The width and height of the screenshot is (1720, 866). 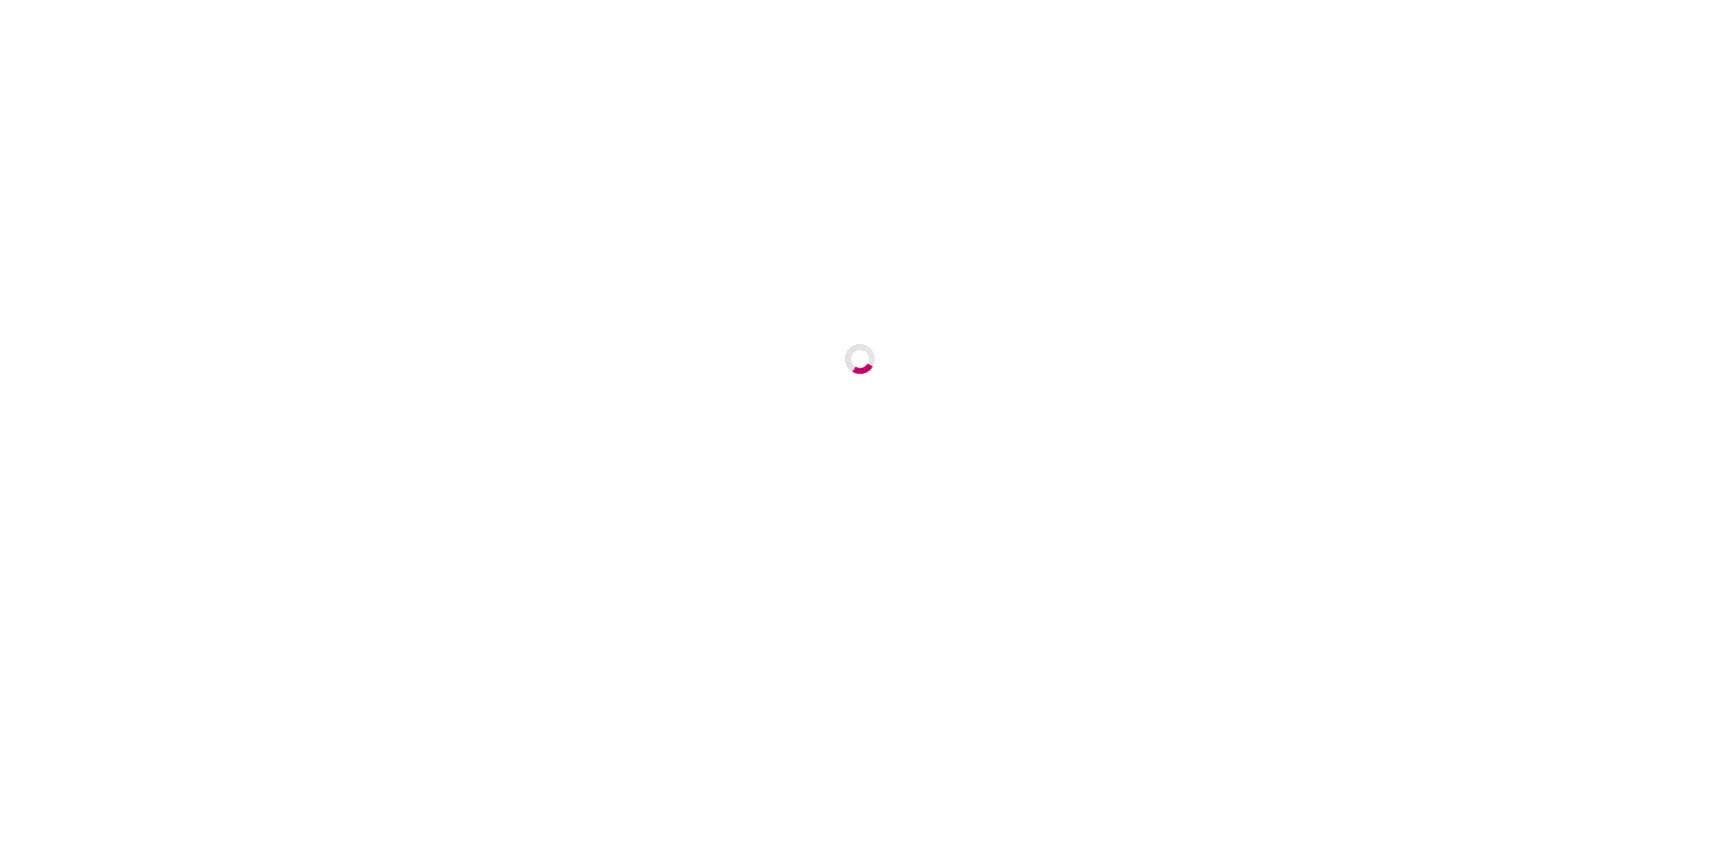 I want to click on 'Contact Us', so click(x=1398, y=100).